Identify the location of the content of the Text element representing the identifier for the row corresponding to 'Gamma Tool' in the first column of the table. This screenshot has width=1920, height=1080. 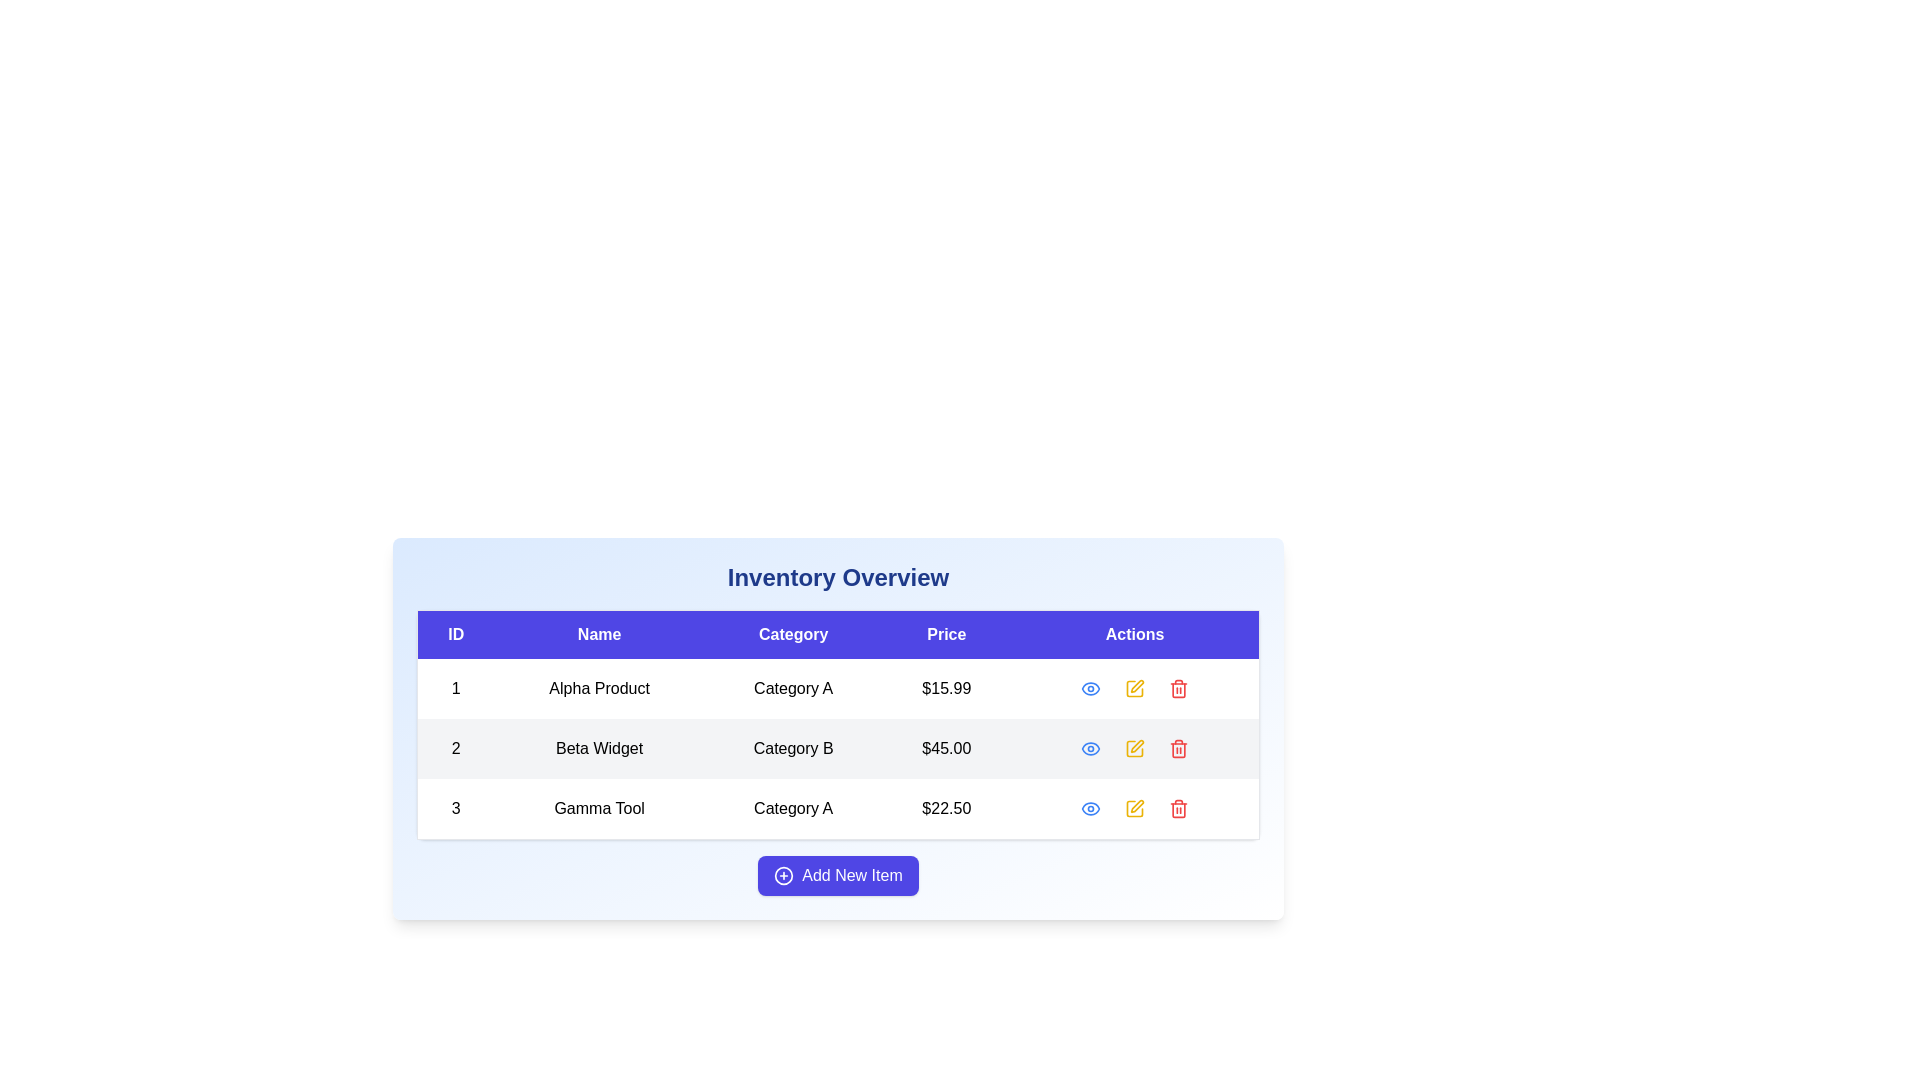
(455, 808).